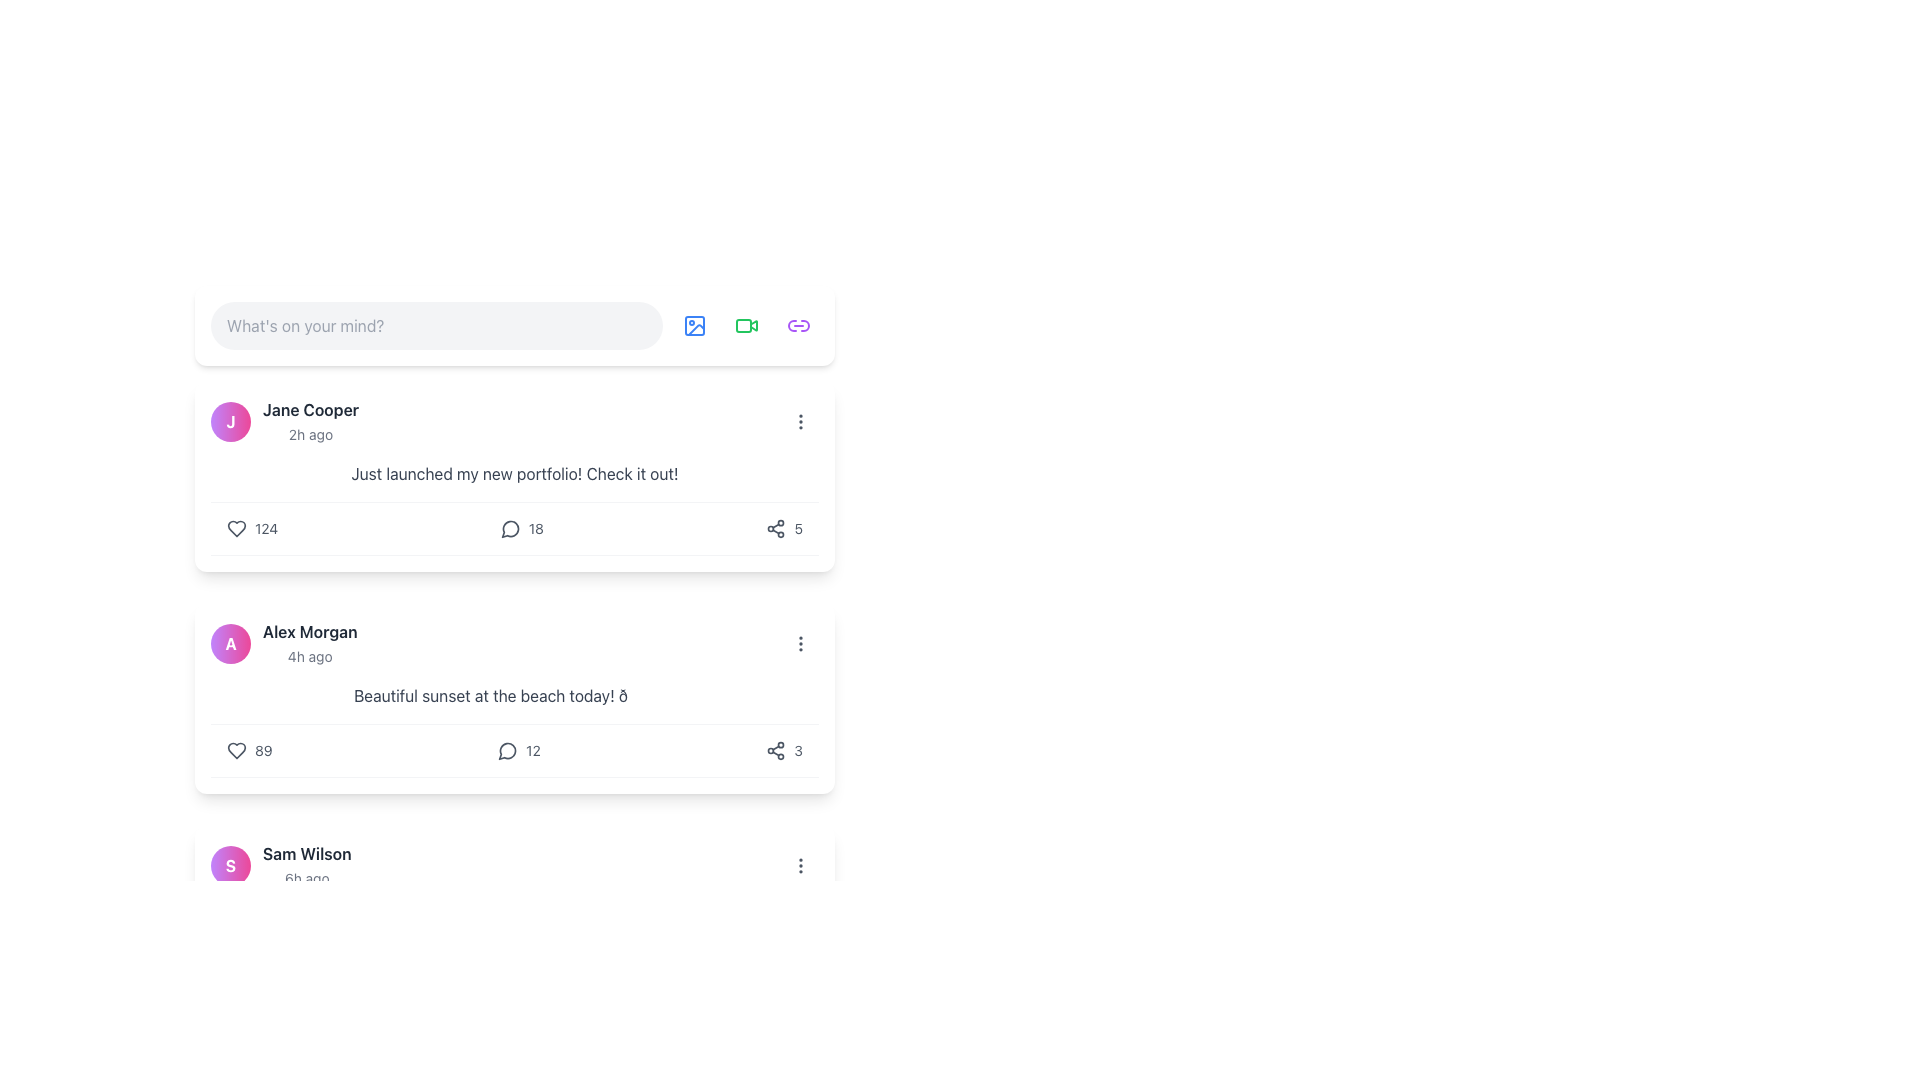 Image resolution: width=1920 pixels, height=1080 pixels. I want to click on the sharing button featuring an icon of three interconnected dots and the number '3' located towards the far-right end of the row, so click(783, 751).